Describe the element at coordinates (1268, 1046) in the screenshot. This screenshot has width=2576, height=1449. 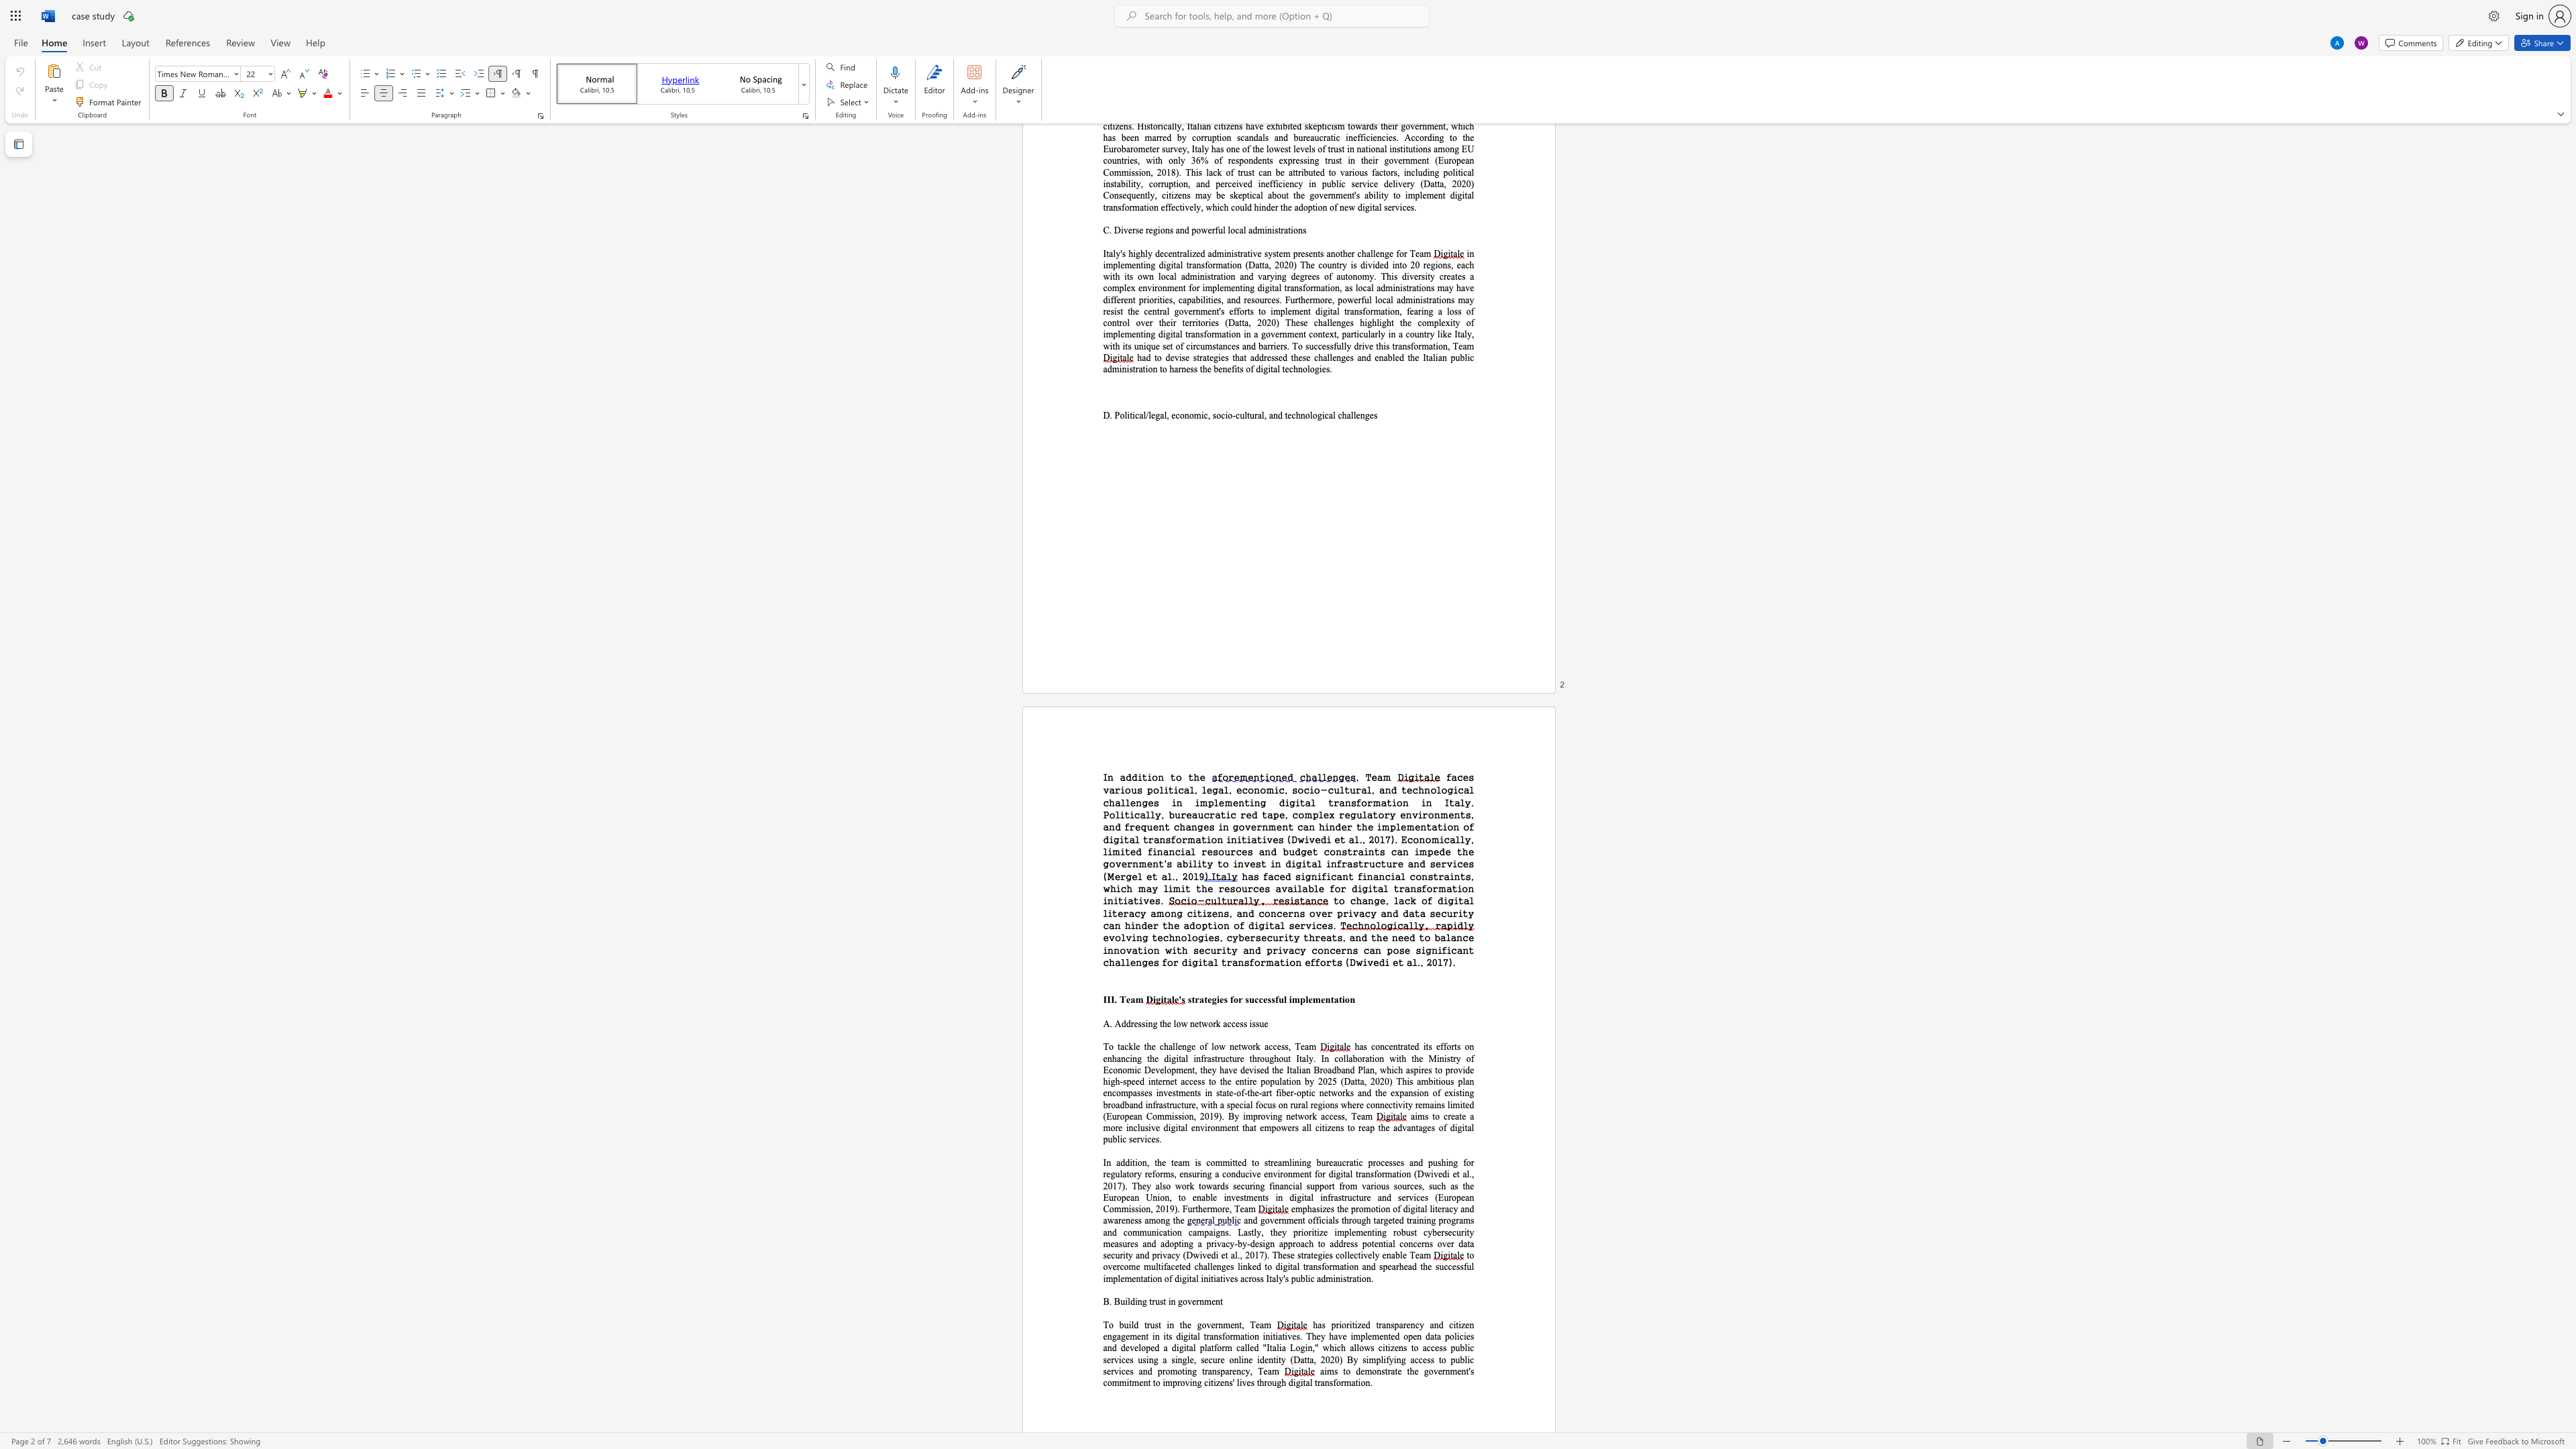
I see `the subset text "cc" within the text "To tackle the challenge of low network access, Team"` at that location.